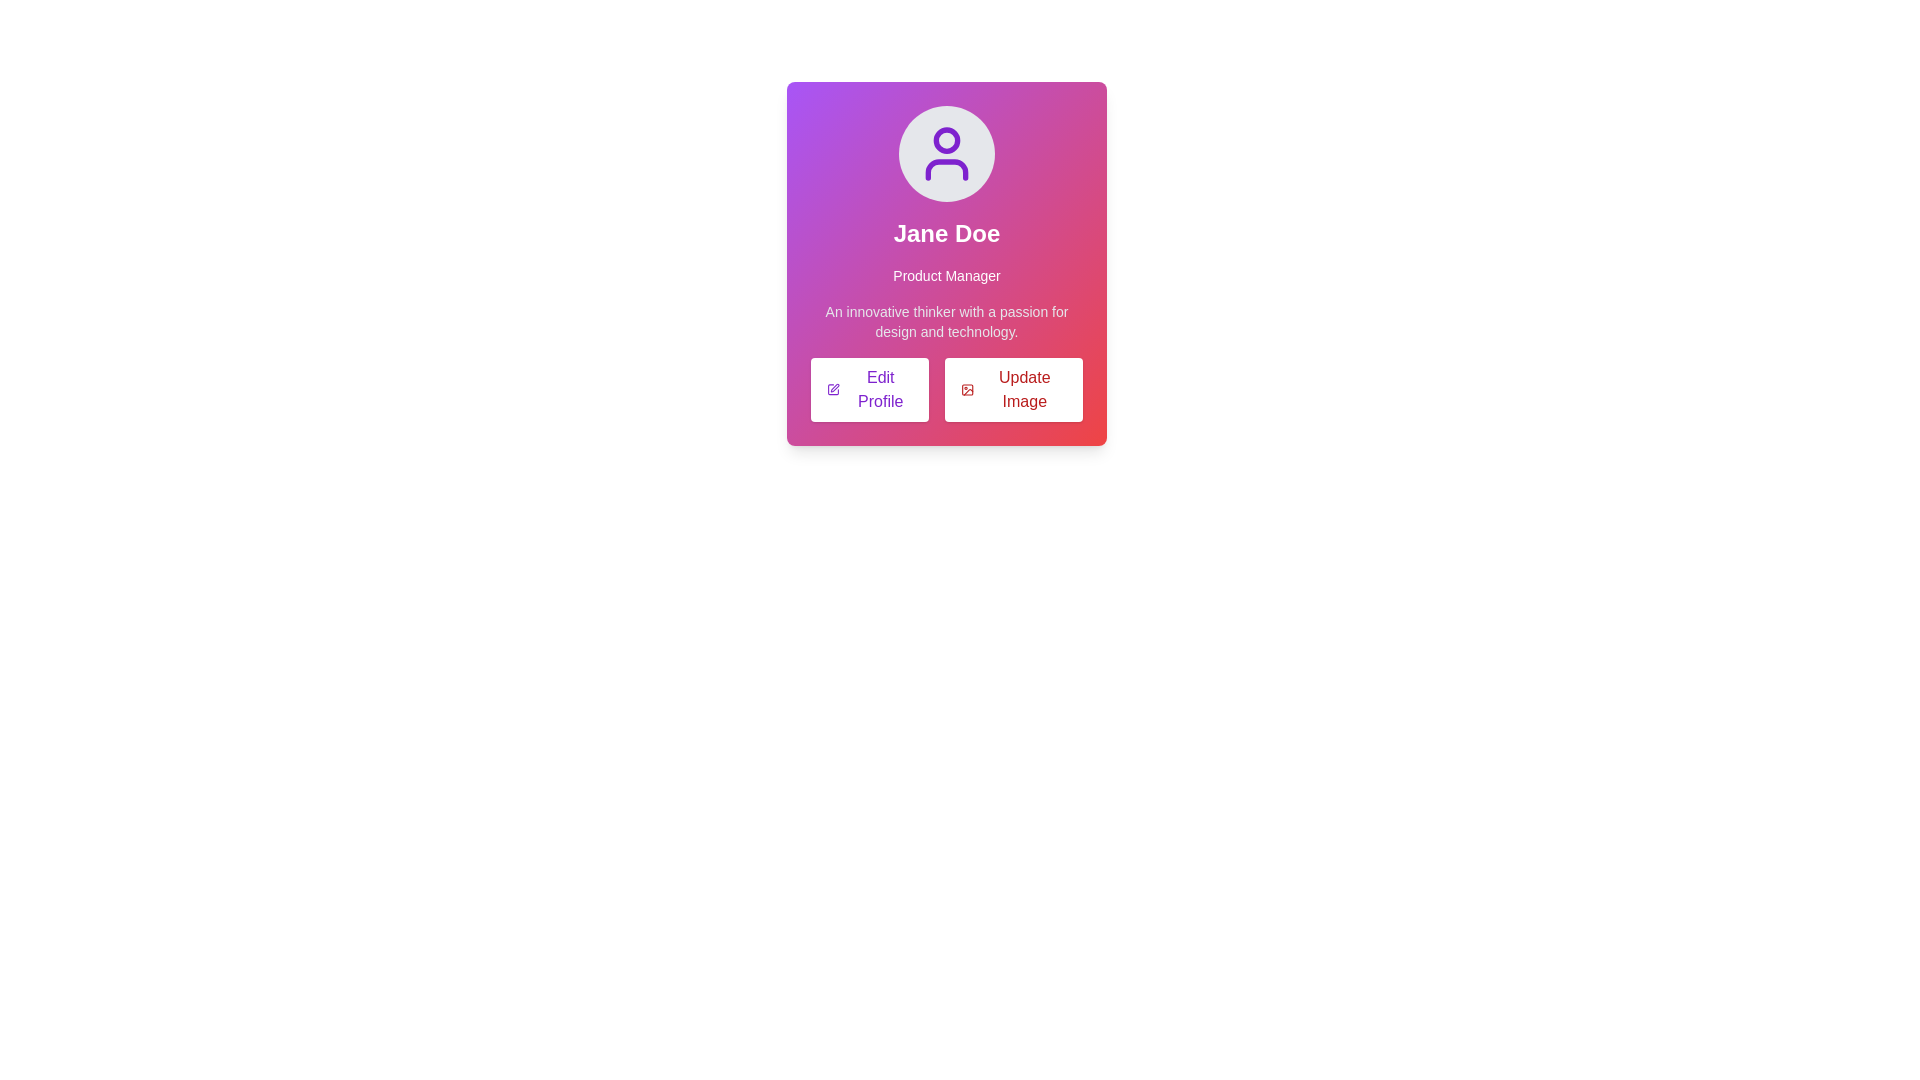  What do you see at coordinates (967, 389) in the screenshot?
I see `the decorative Rectangle UI component located above the 'Update Image' button and to the right of the 'Edit Profile' button, which serves as a background for surrounding graphical elements` at bounding box center [967, 389].